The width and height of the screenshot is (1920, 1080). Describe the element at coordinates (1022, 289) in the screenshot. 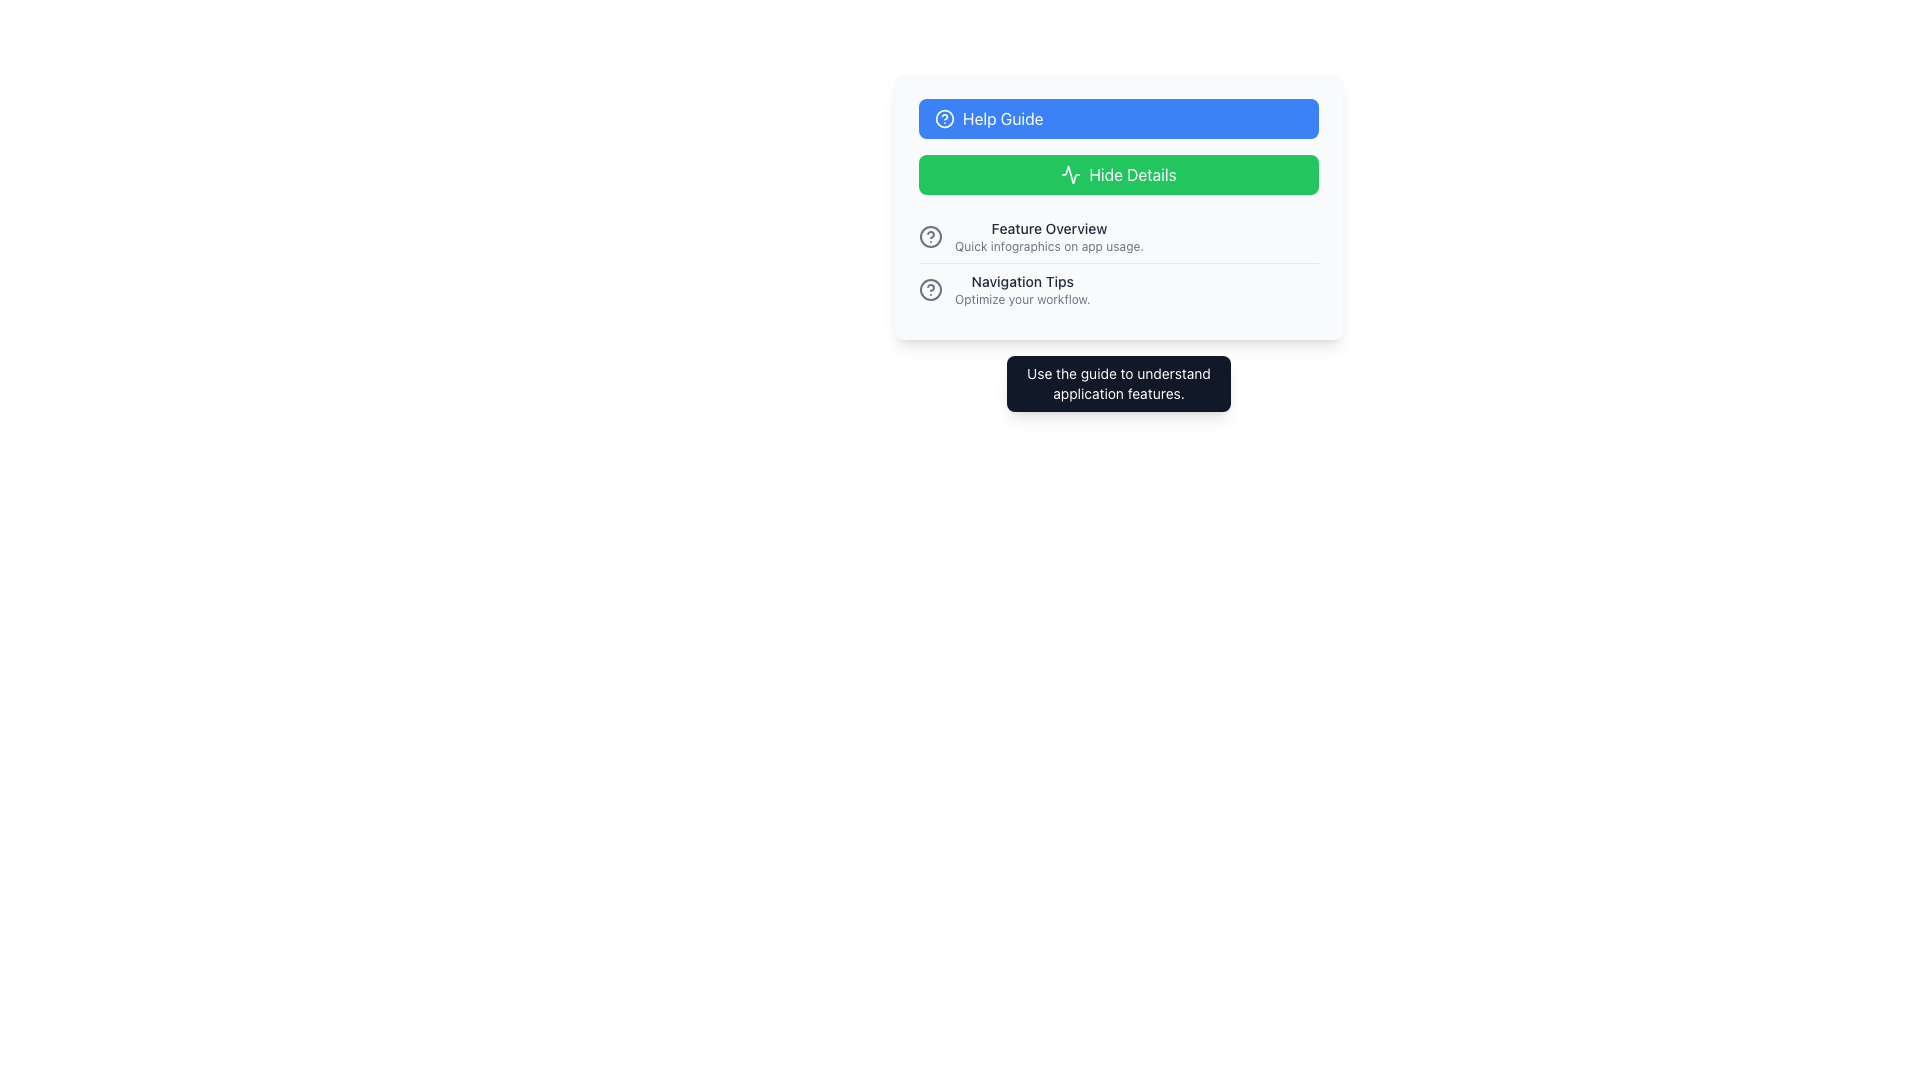

I see `text content of the third Text block with title and description, which aids users in navigating through the application` at that location.